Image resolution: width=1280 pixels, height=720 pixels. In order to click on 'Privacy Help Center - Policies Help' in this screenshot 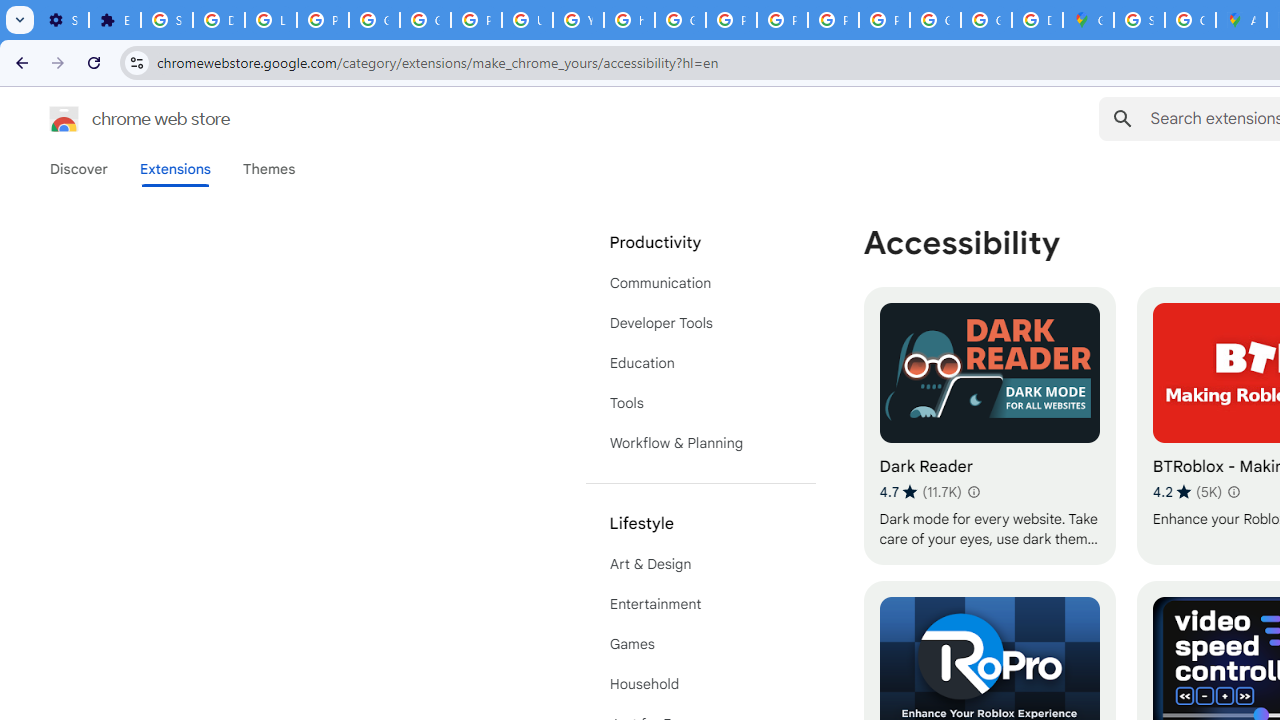, I will do `click(730, 20)`.